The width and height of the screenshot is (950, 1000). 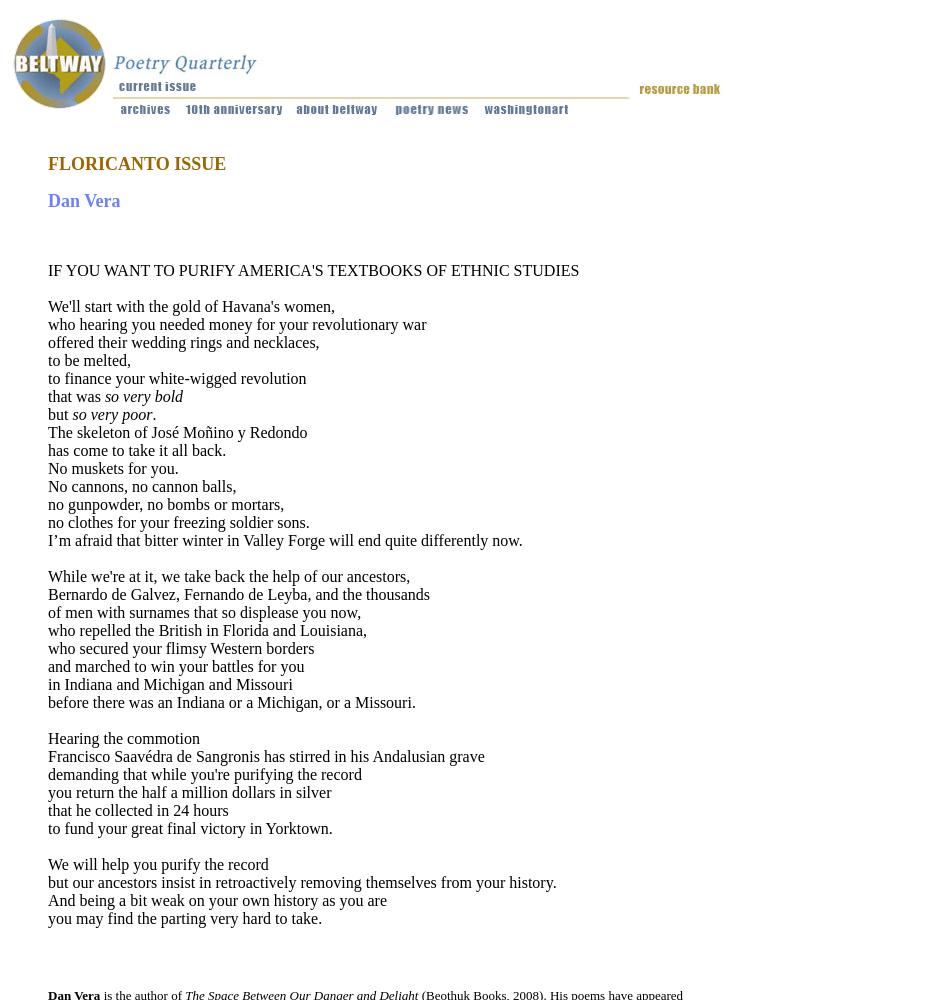 I want to click on 'before there was an Indiana or a Michigan, or a Missouri.', so click(x=231, y=701).